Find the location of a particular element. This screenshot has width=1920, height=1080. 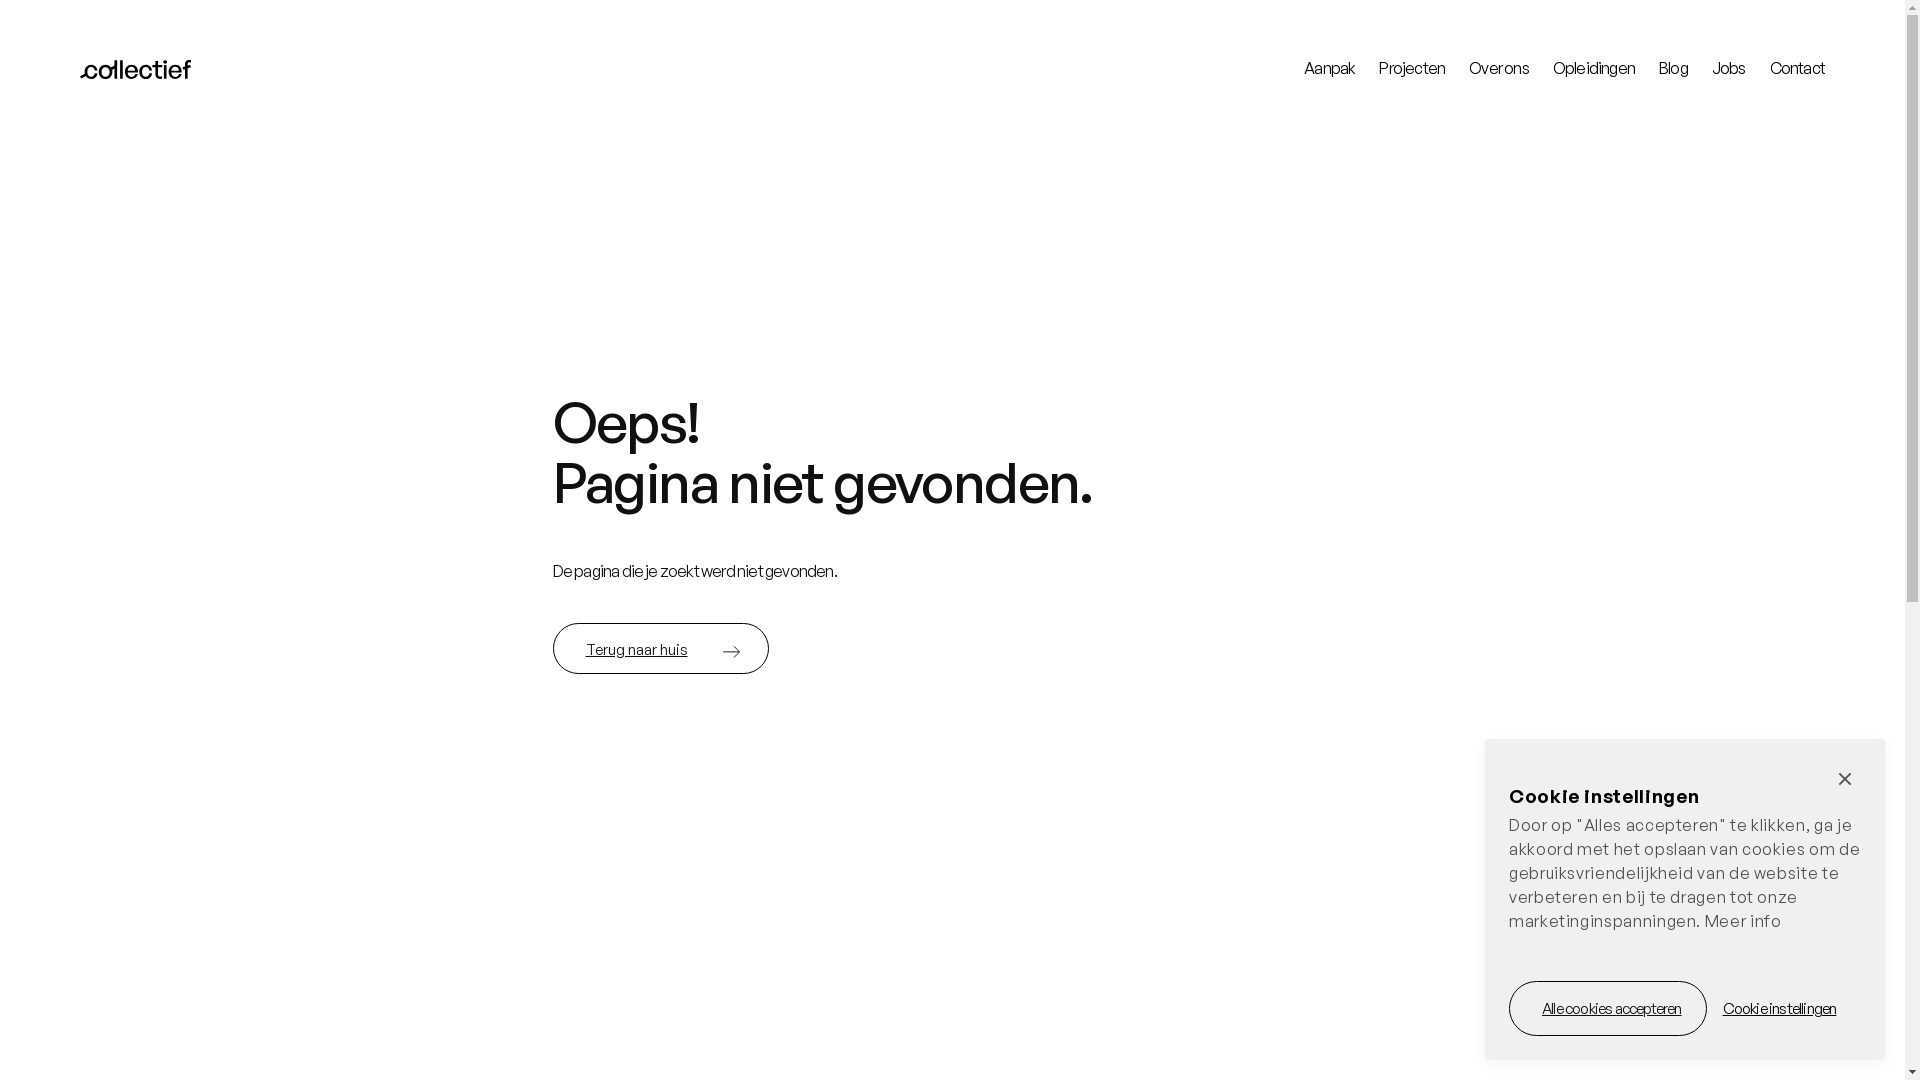

'Cookie instellingen' is located at coordinates (1722, 1008).